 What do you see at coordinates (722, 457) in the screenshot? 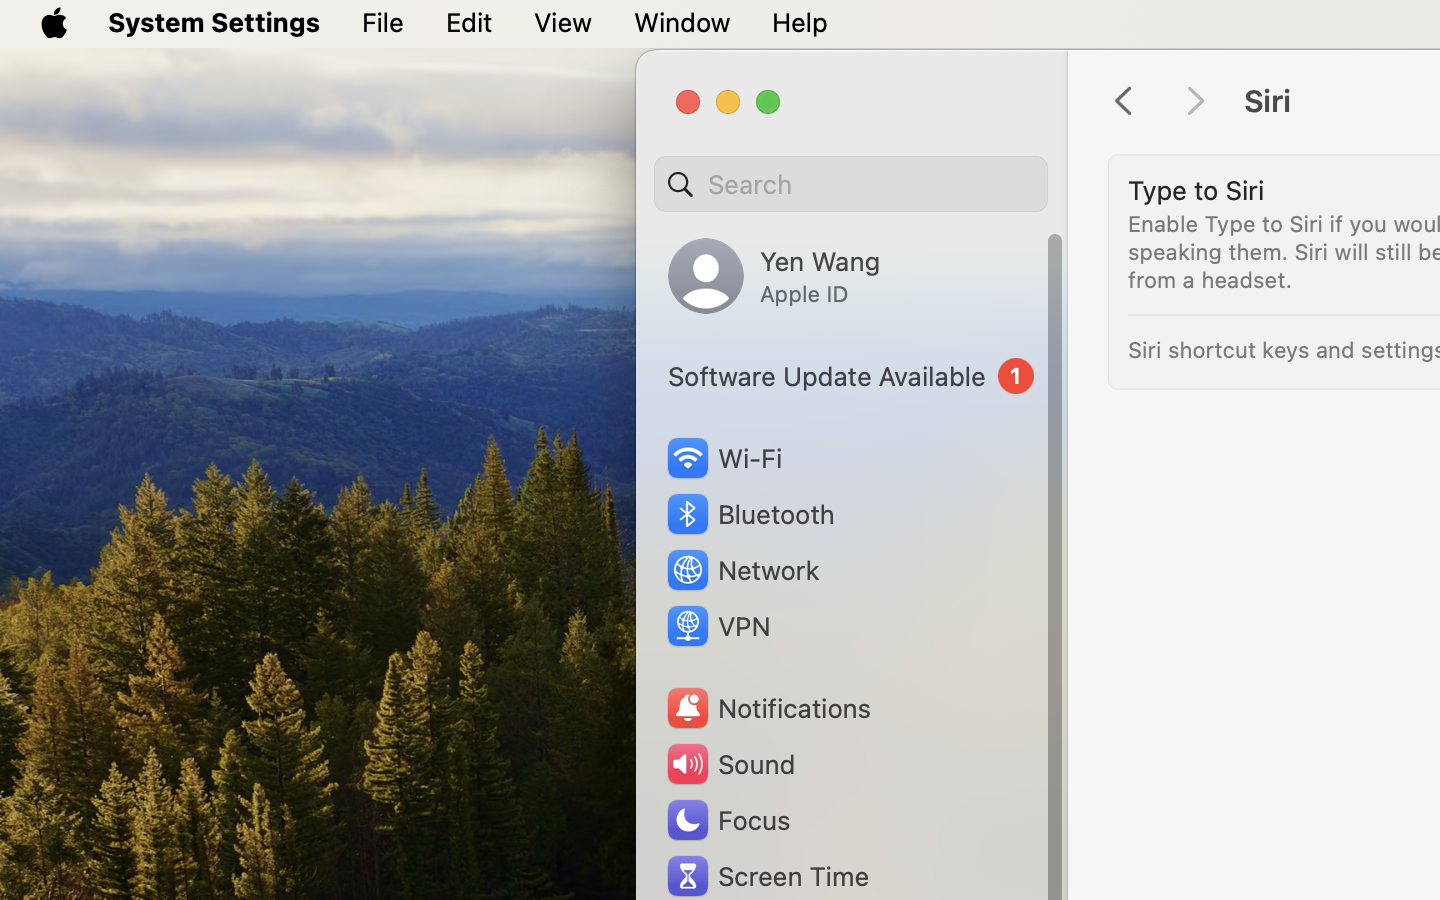
I see `'Wi‑Fi'` at bounding box center [722, 457].